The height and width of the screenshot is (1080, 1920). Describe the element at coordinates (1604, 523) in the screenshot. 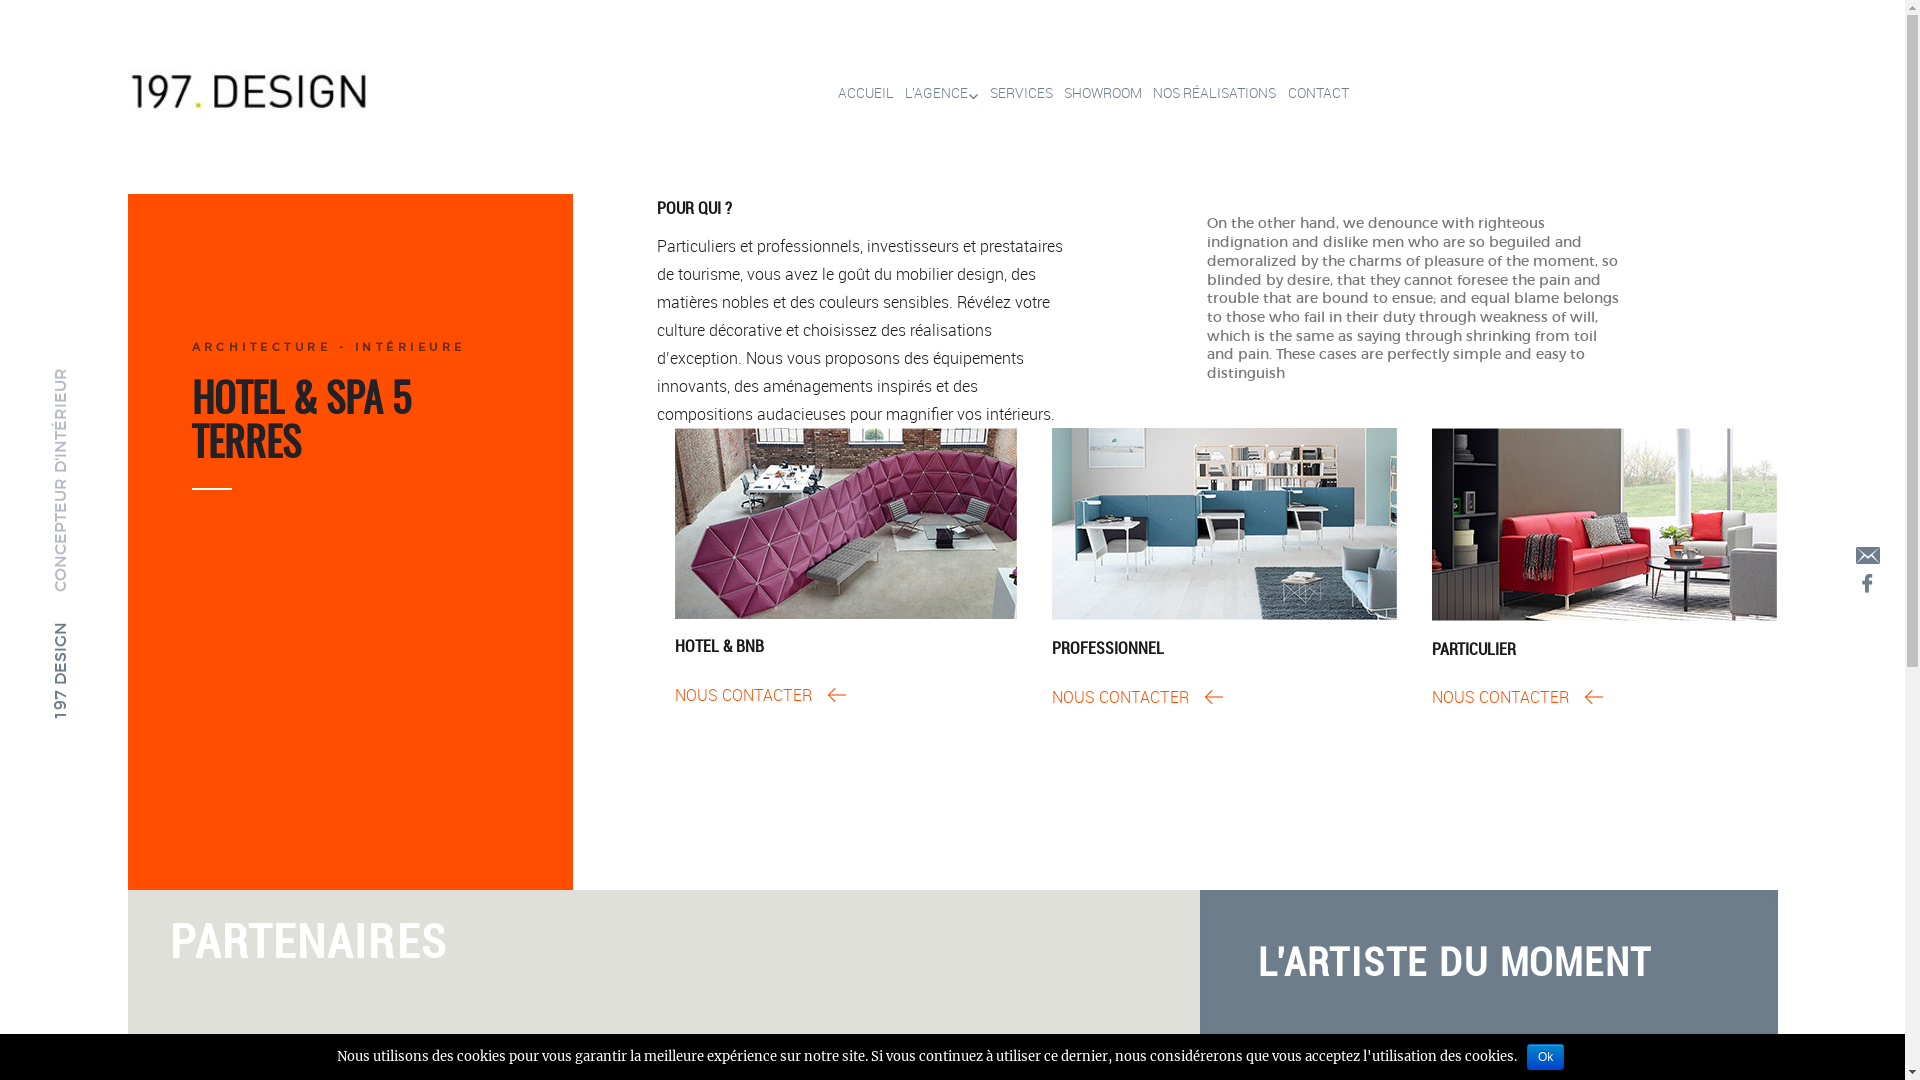

I see `'197-design_home_particulier'` at that location.